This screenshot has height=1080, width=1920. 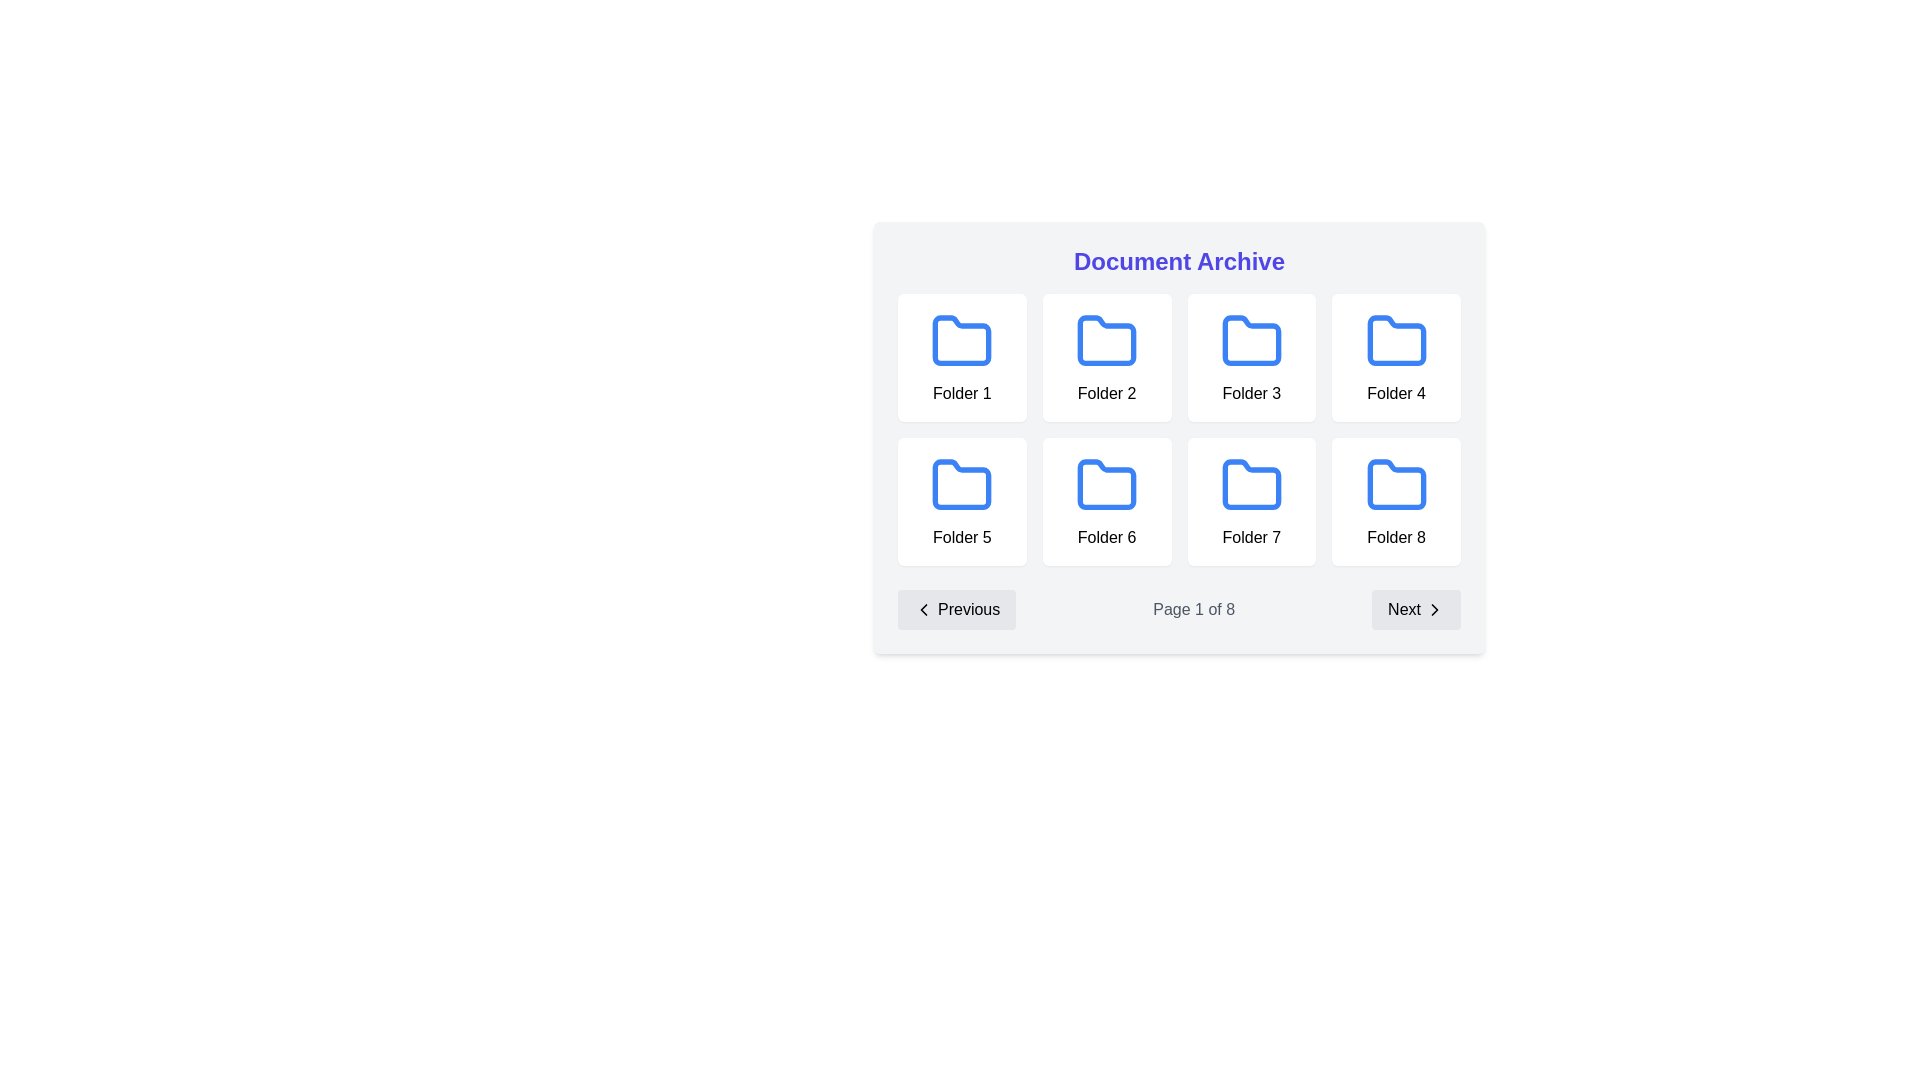 I want to click on the 'Previous' button associated with the left-pointing arrow icon located in the bottom left of the interface, so click(x=923, y=608).